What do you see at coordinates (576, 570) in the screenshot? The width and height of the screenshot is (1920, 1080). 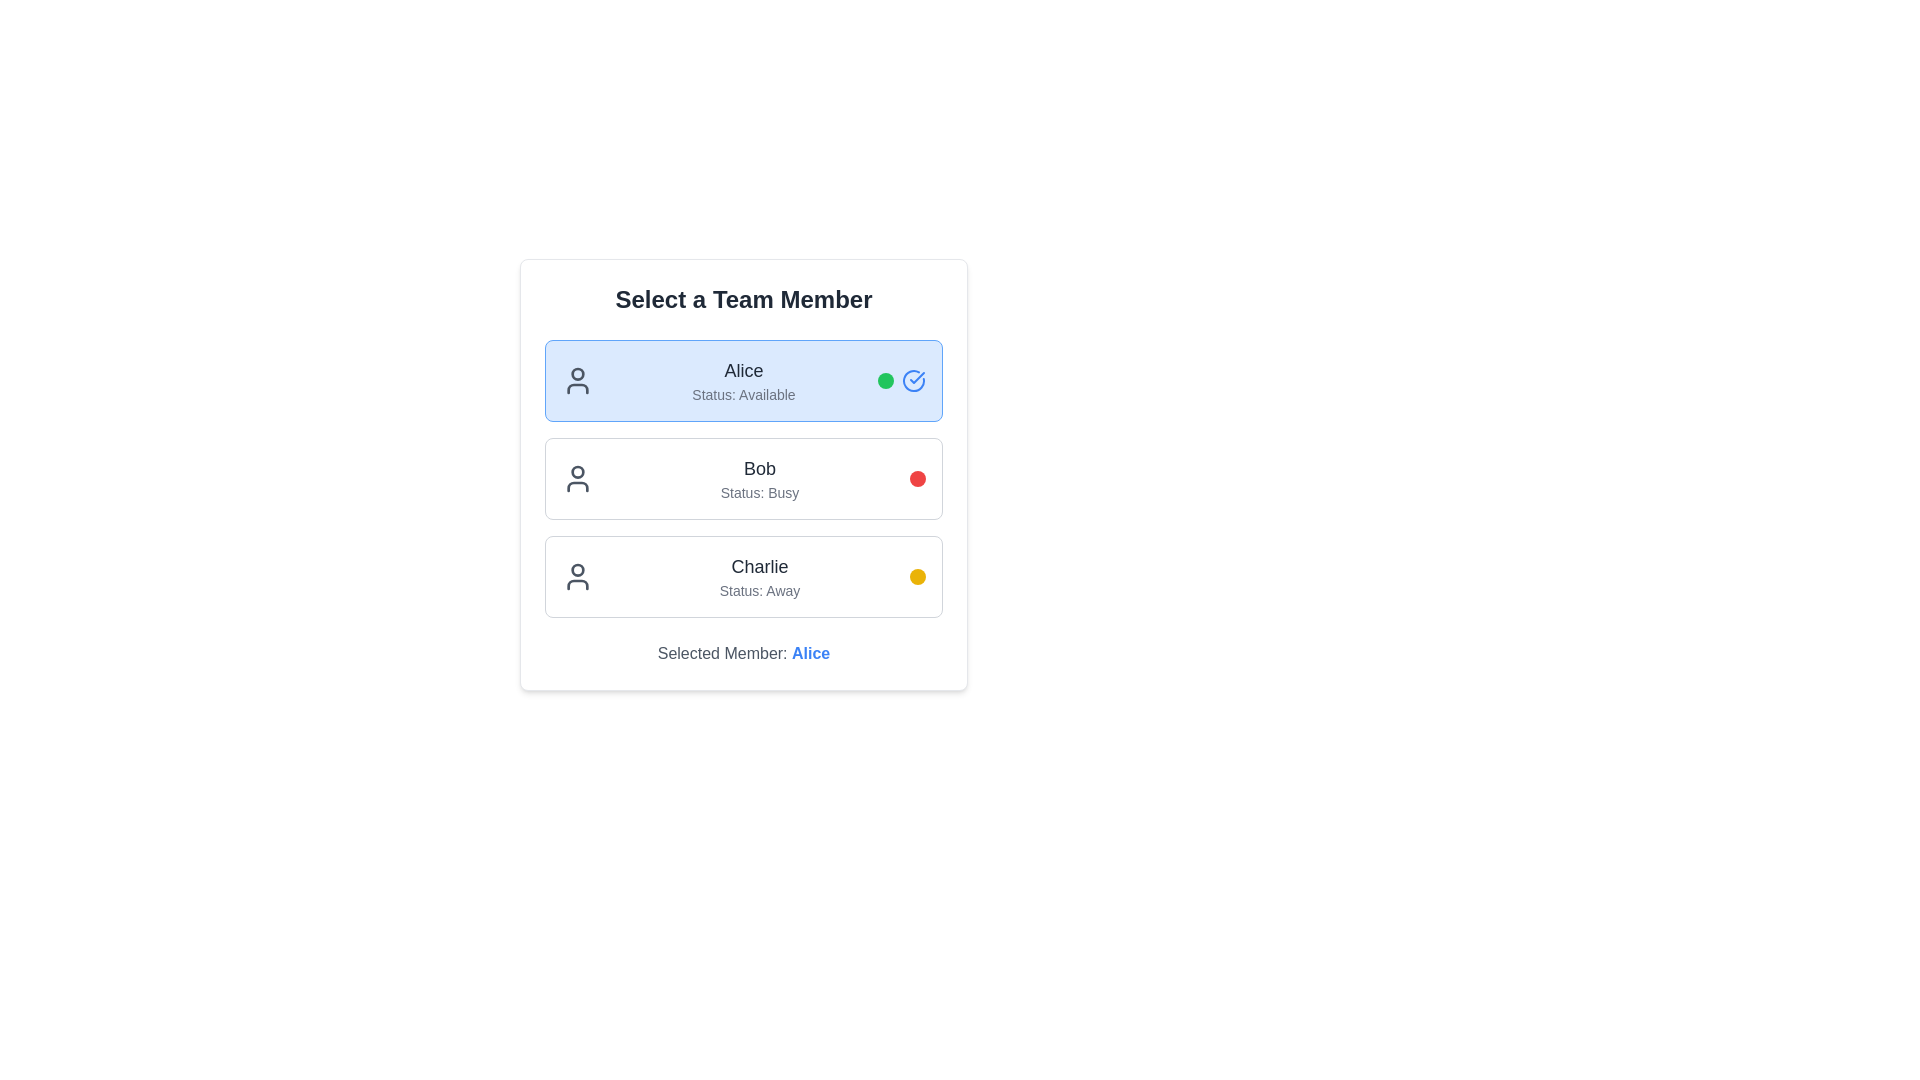 I see `the SVG Circle element that is part of the user icon for 'Charlie', located to the left of the label 'Charlie' and above the status indication graphics` at bounding box center [576, 570].